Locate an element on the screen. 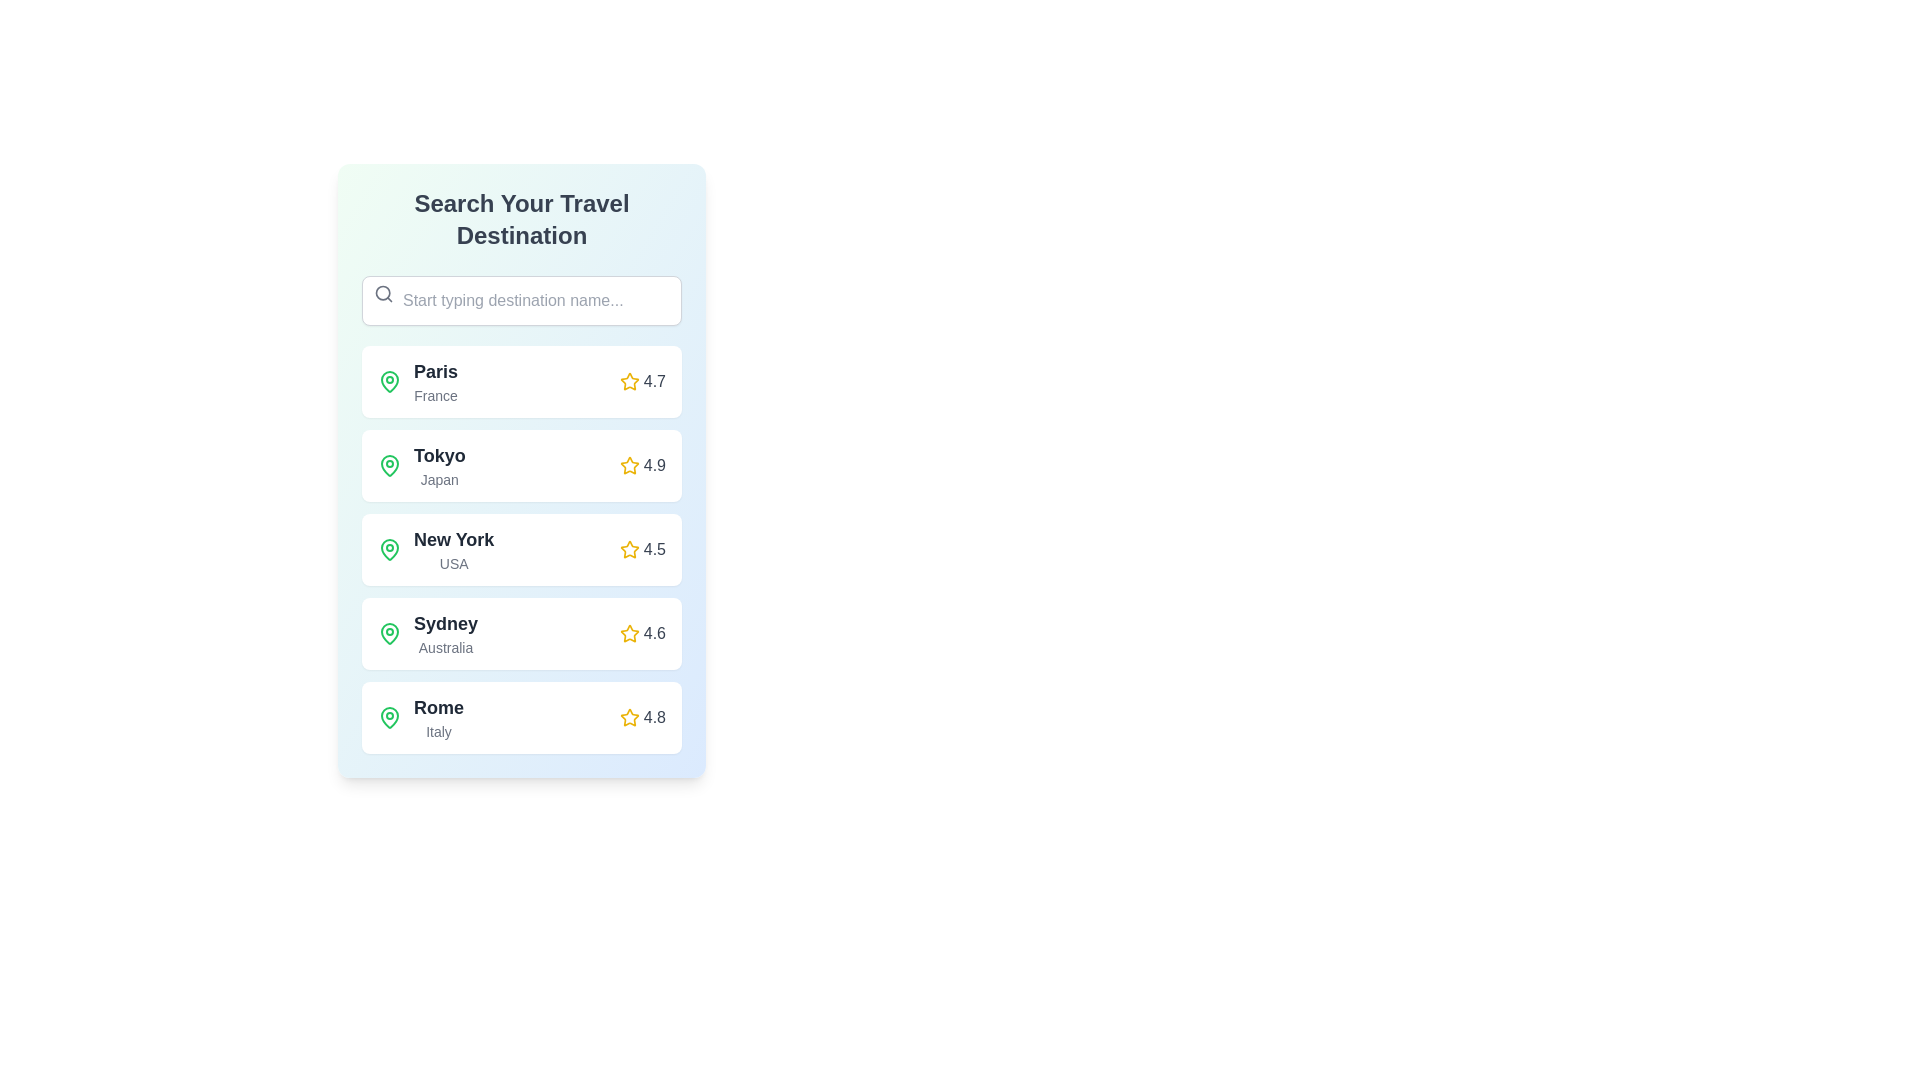 The height and width of the screenshot is (1080, 1920). the star-shaped icon that visually depicts the rating information for 'Rome, Italy', located to the left of the numeric rating '4.8' is located at coordinates (628, 716).